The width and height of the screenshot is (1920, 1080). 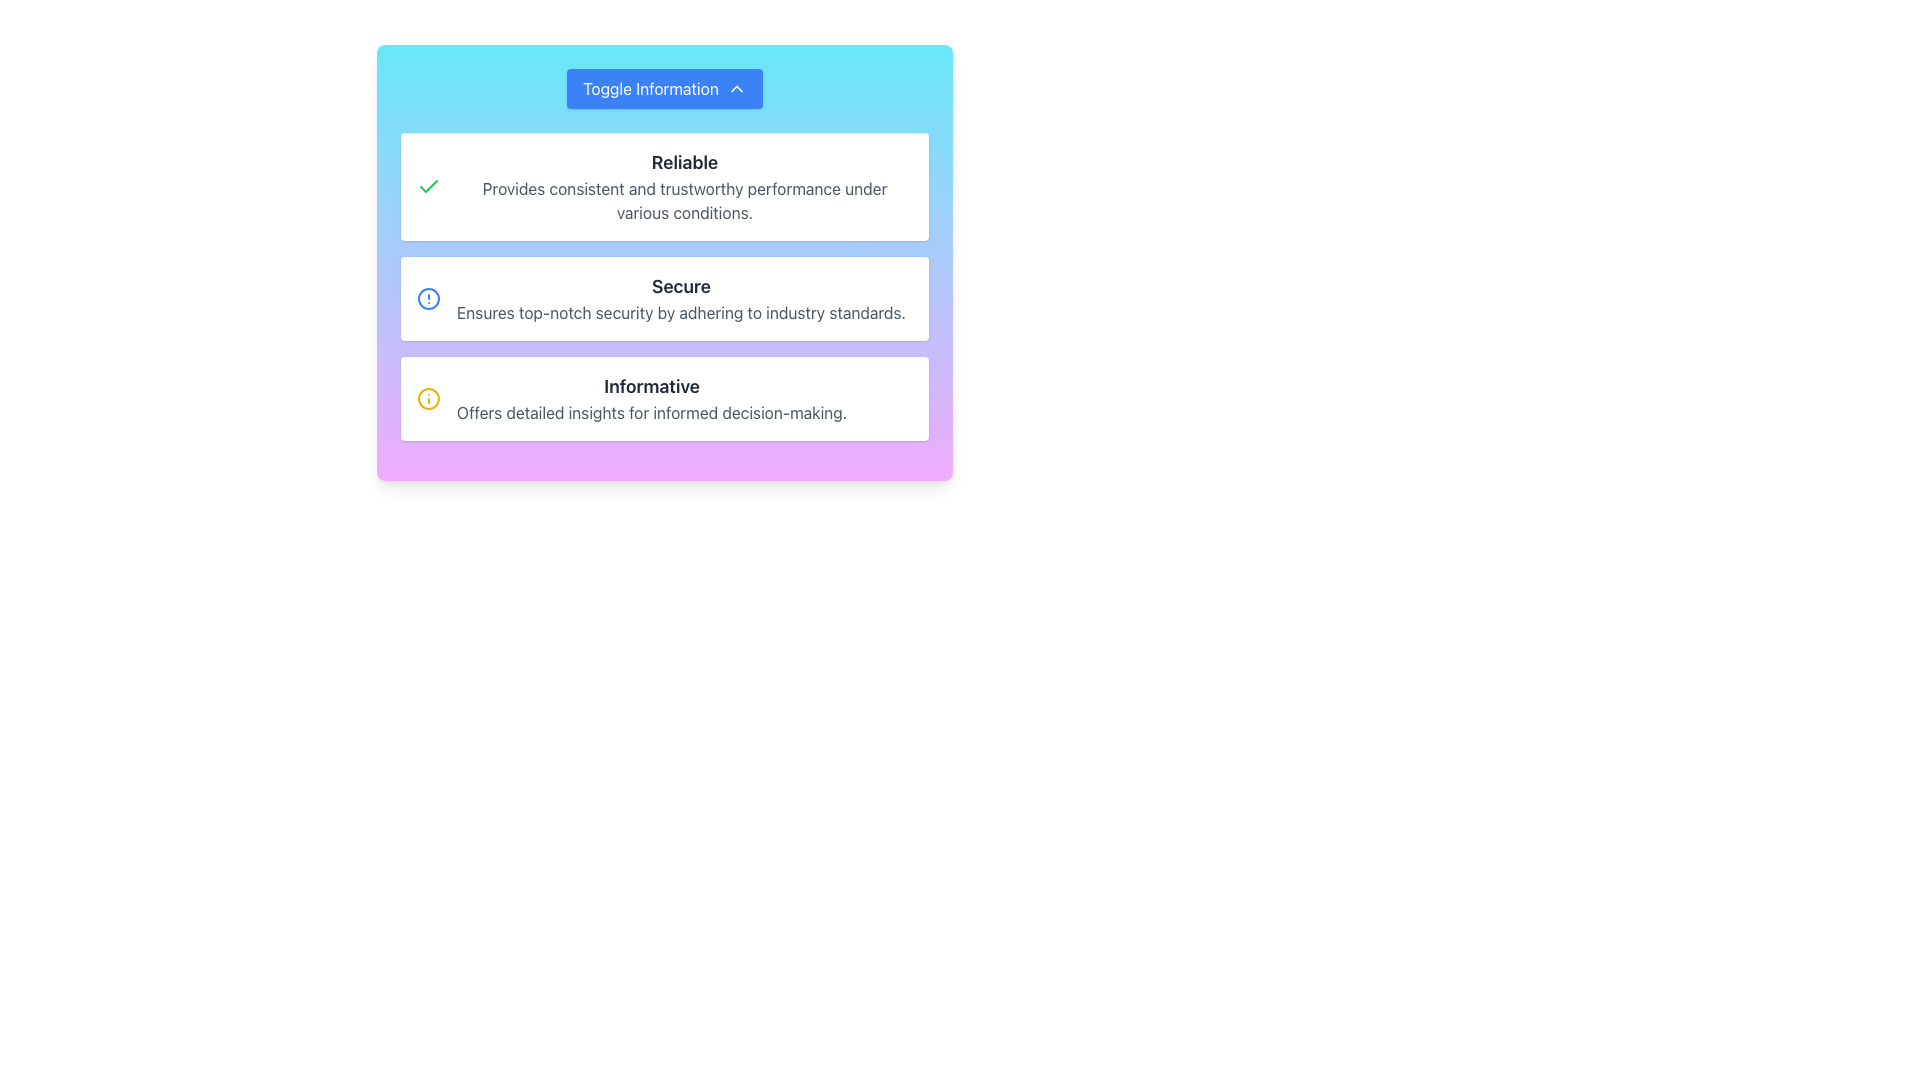 What do you see at coordinates (652, 398) in the screenshot?
I see `the 'Informative' text block, which features a title 'Informative' in bold and a subtitle 'Offers detailed insights for informed decision-making.'` at bounding box center [652, 398].